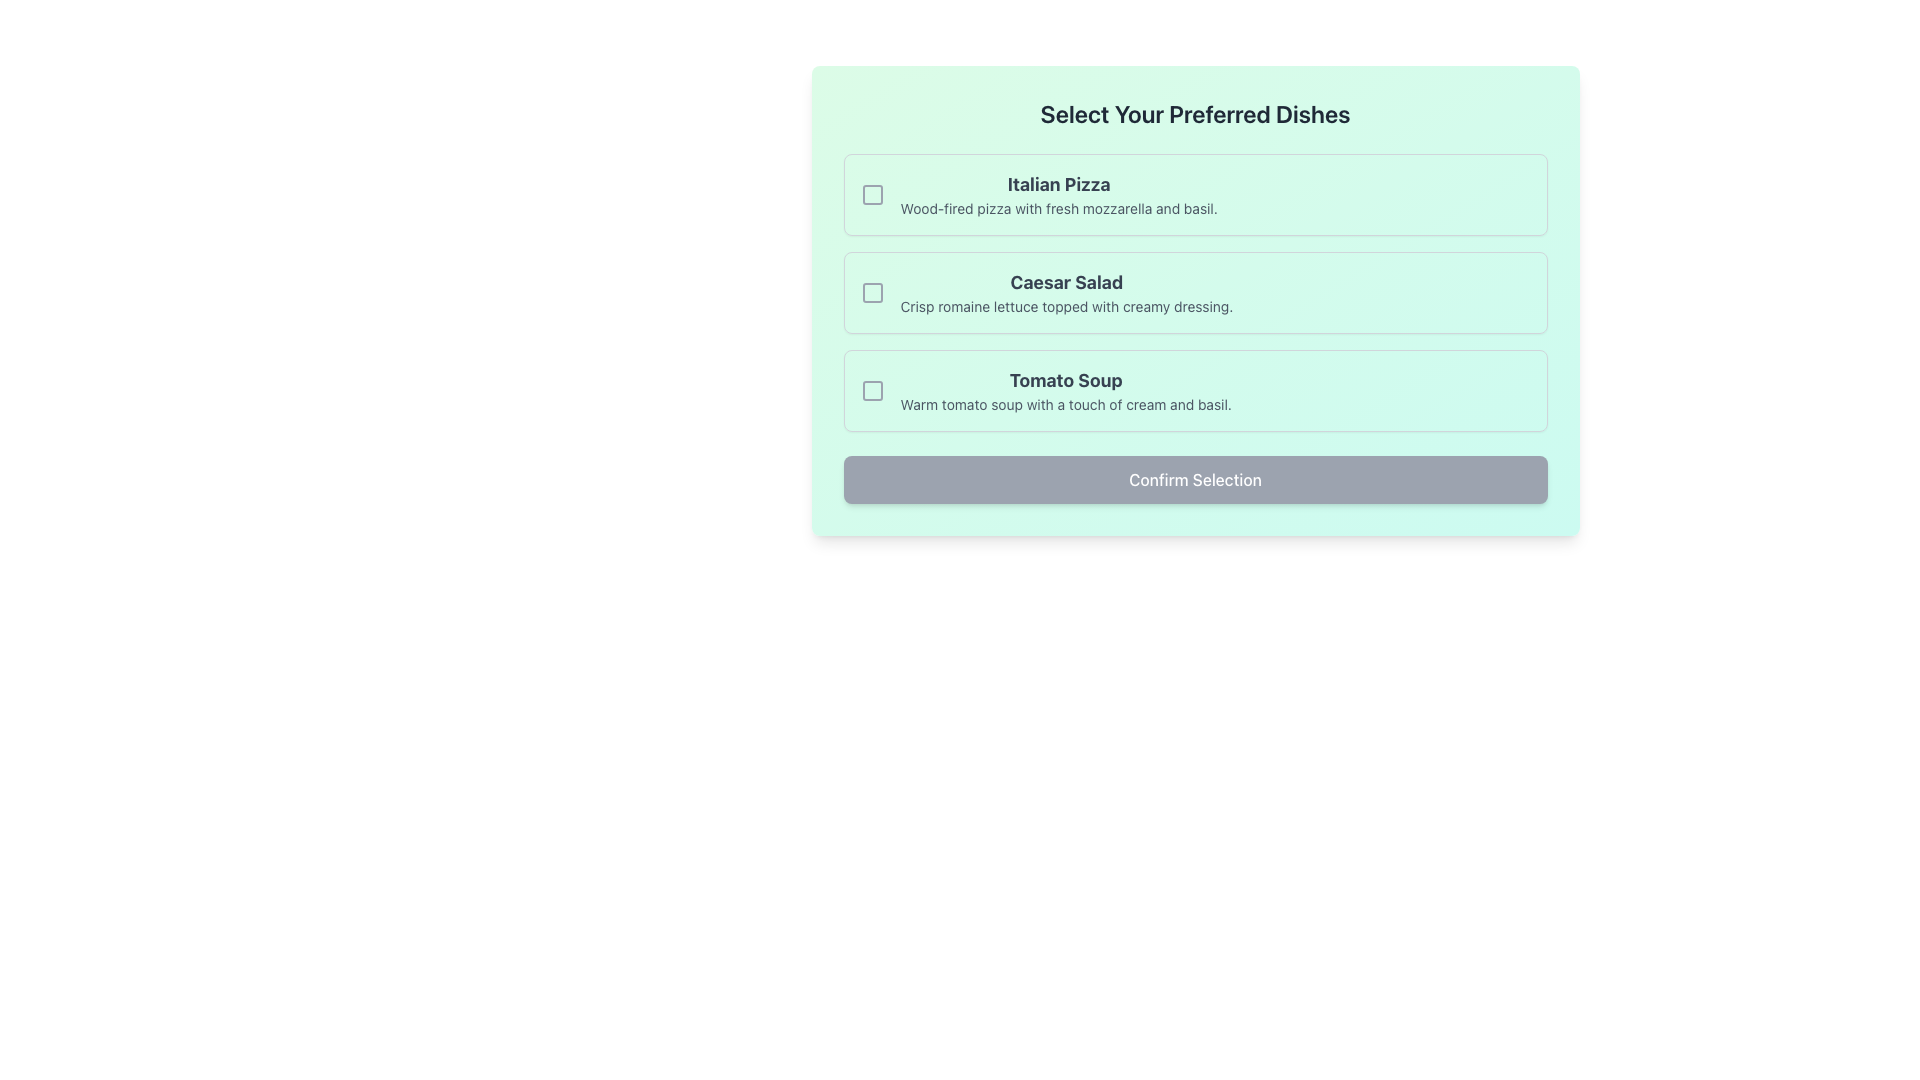 This screenshot has height=1080, width=1920. Describe the element at coordinates (1065, 293) in the screenshot. I see `to select the second list item labeled 'Caesar Salad' which has a bold dark gray title and a lighter gray description beneath it` at that location.